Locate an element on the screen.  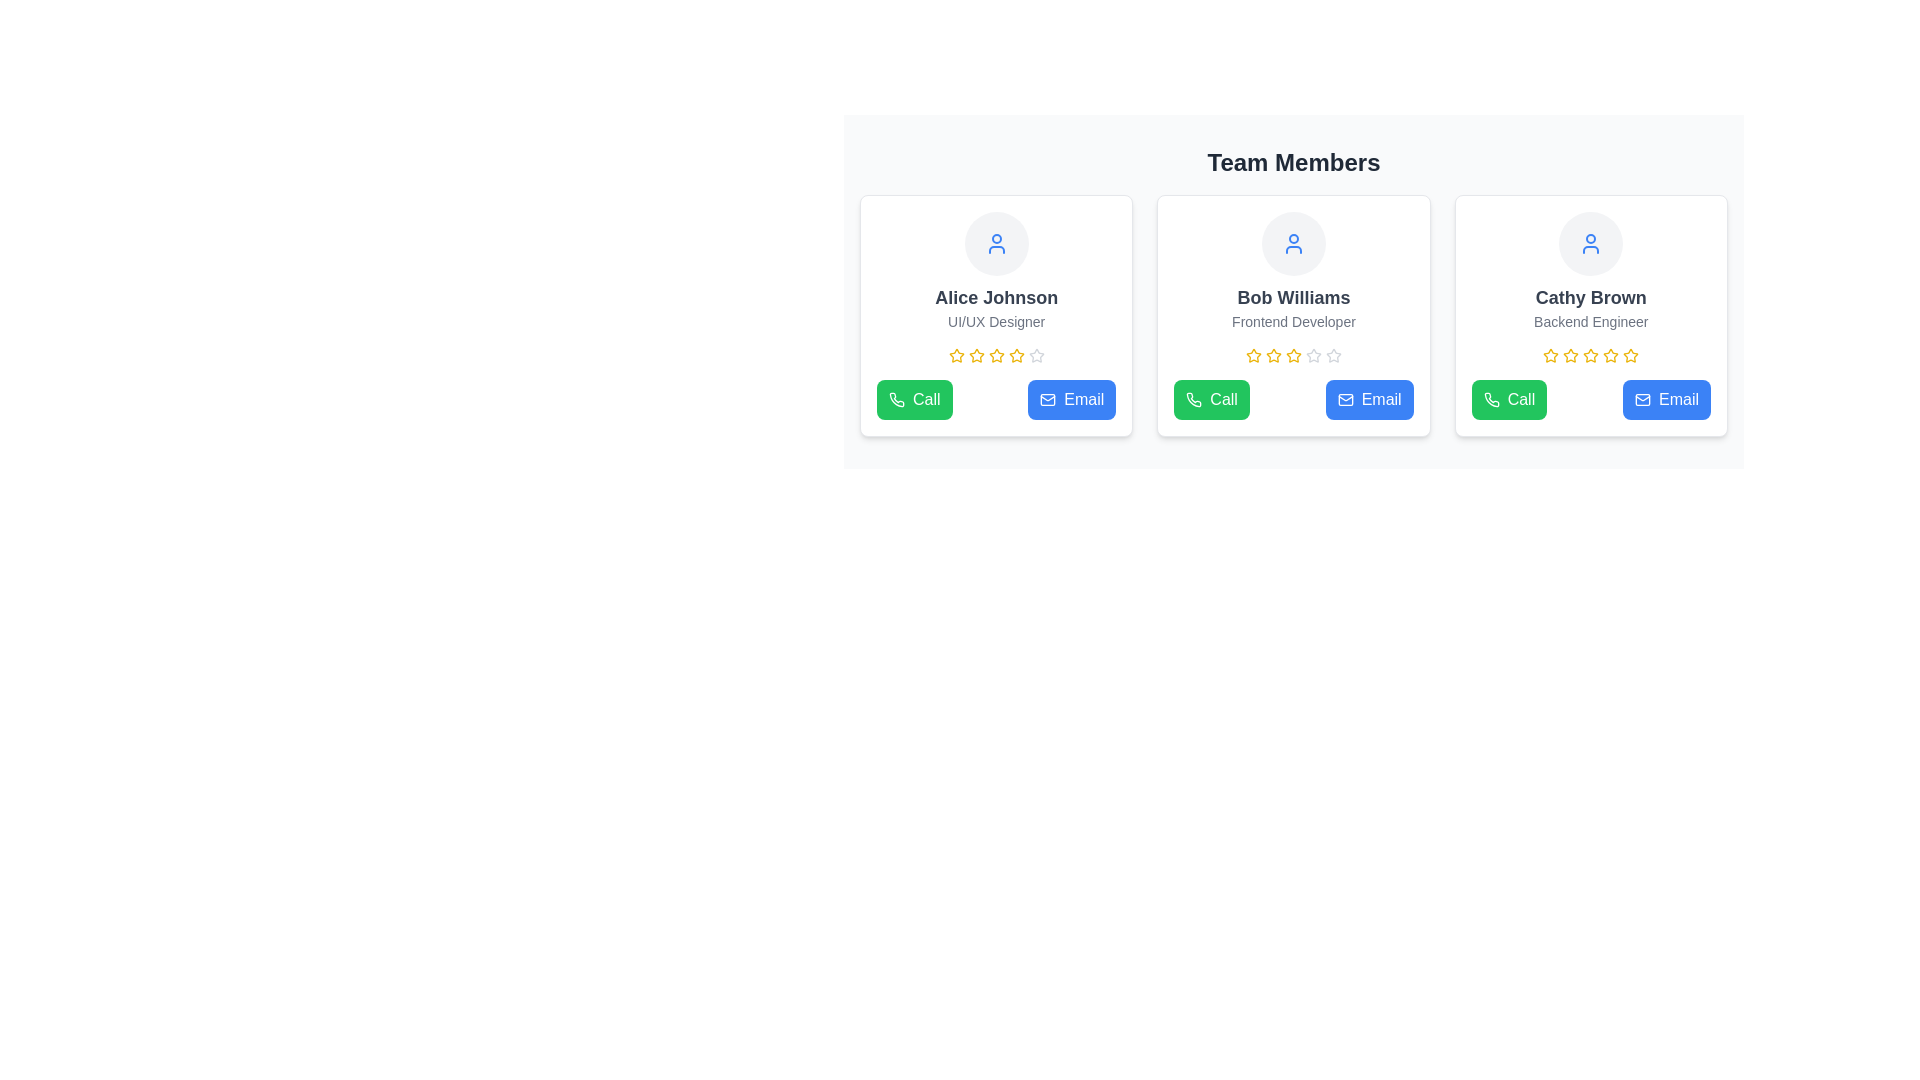
the fourth star icon in the five-star rating system located beneath 'Alice Johnson' and 'UI/UX Designer' in the leftmost profile card is located at coordinates (996, 354).